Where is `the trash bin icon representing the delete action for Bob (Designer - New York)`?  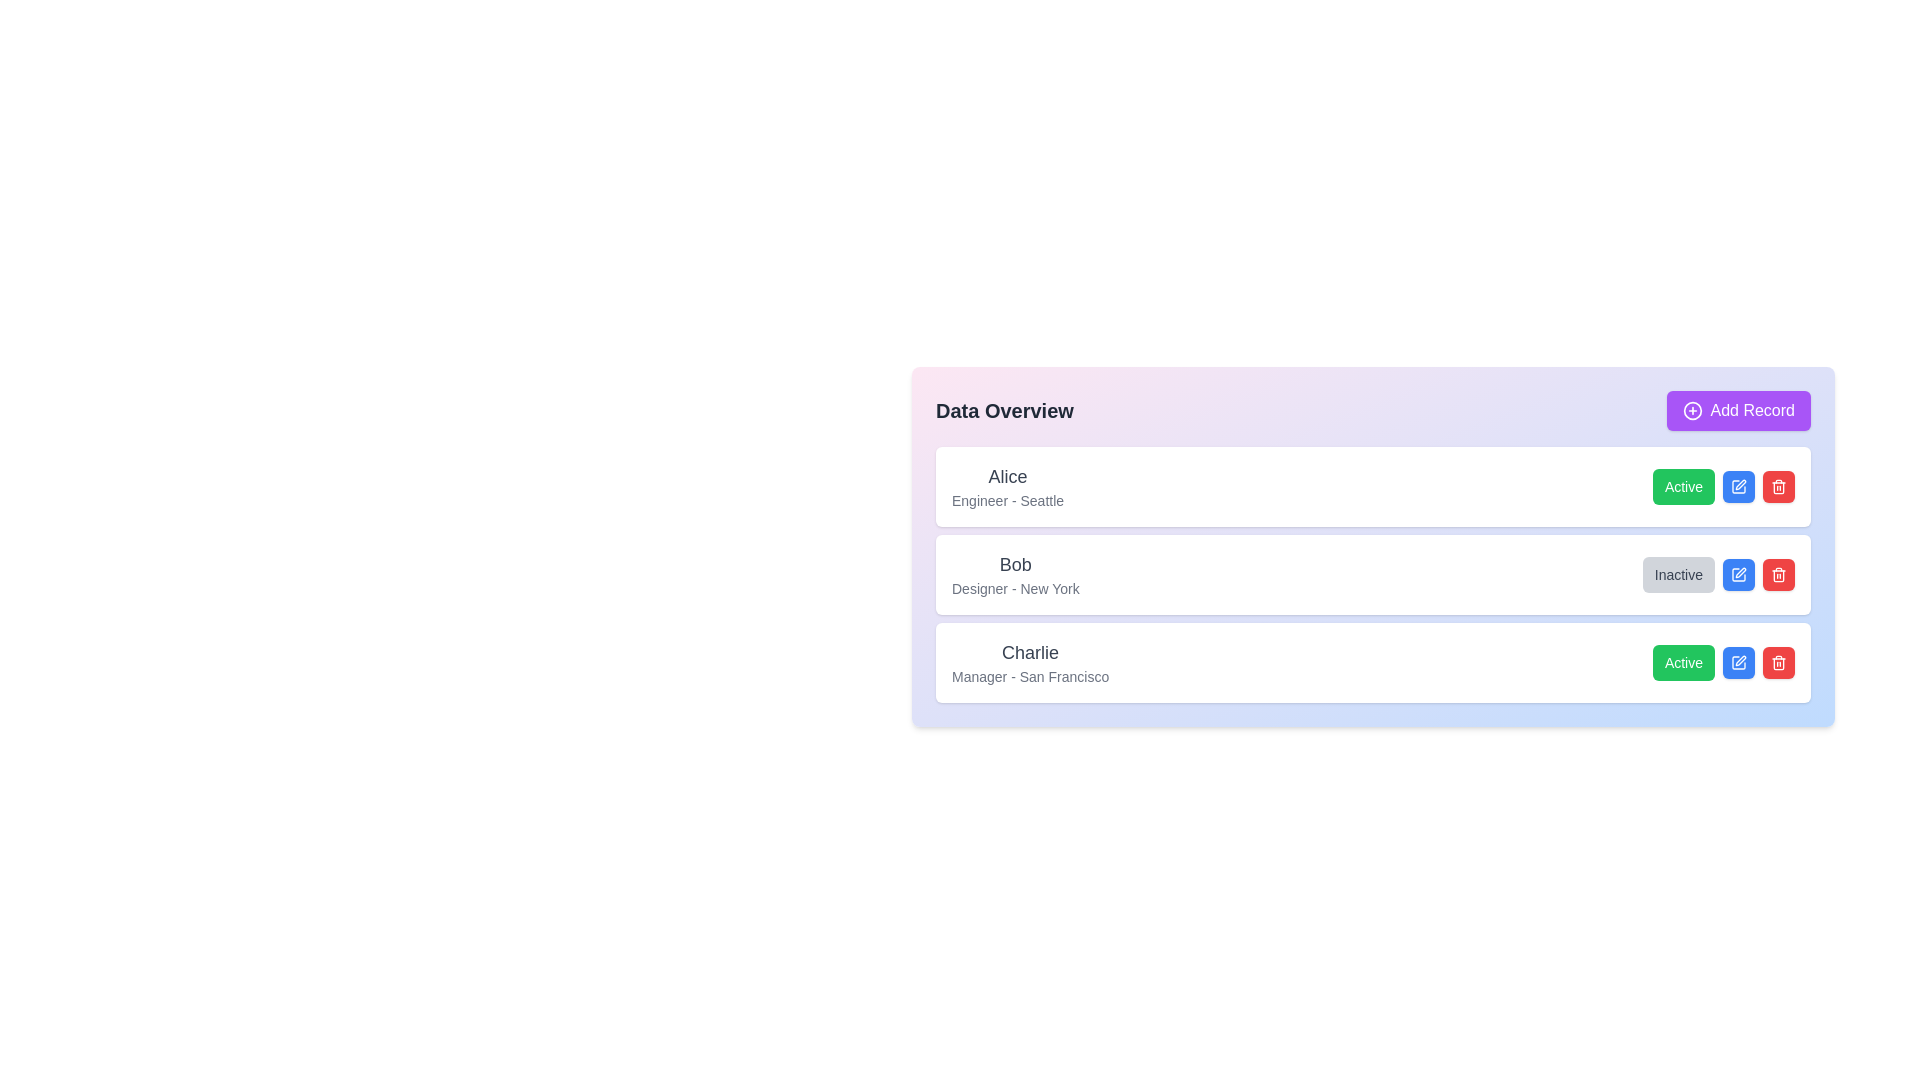 the trash bin icon representing the delete action for Bob (Designer - New York) is located at coordinates (1779, 574).